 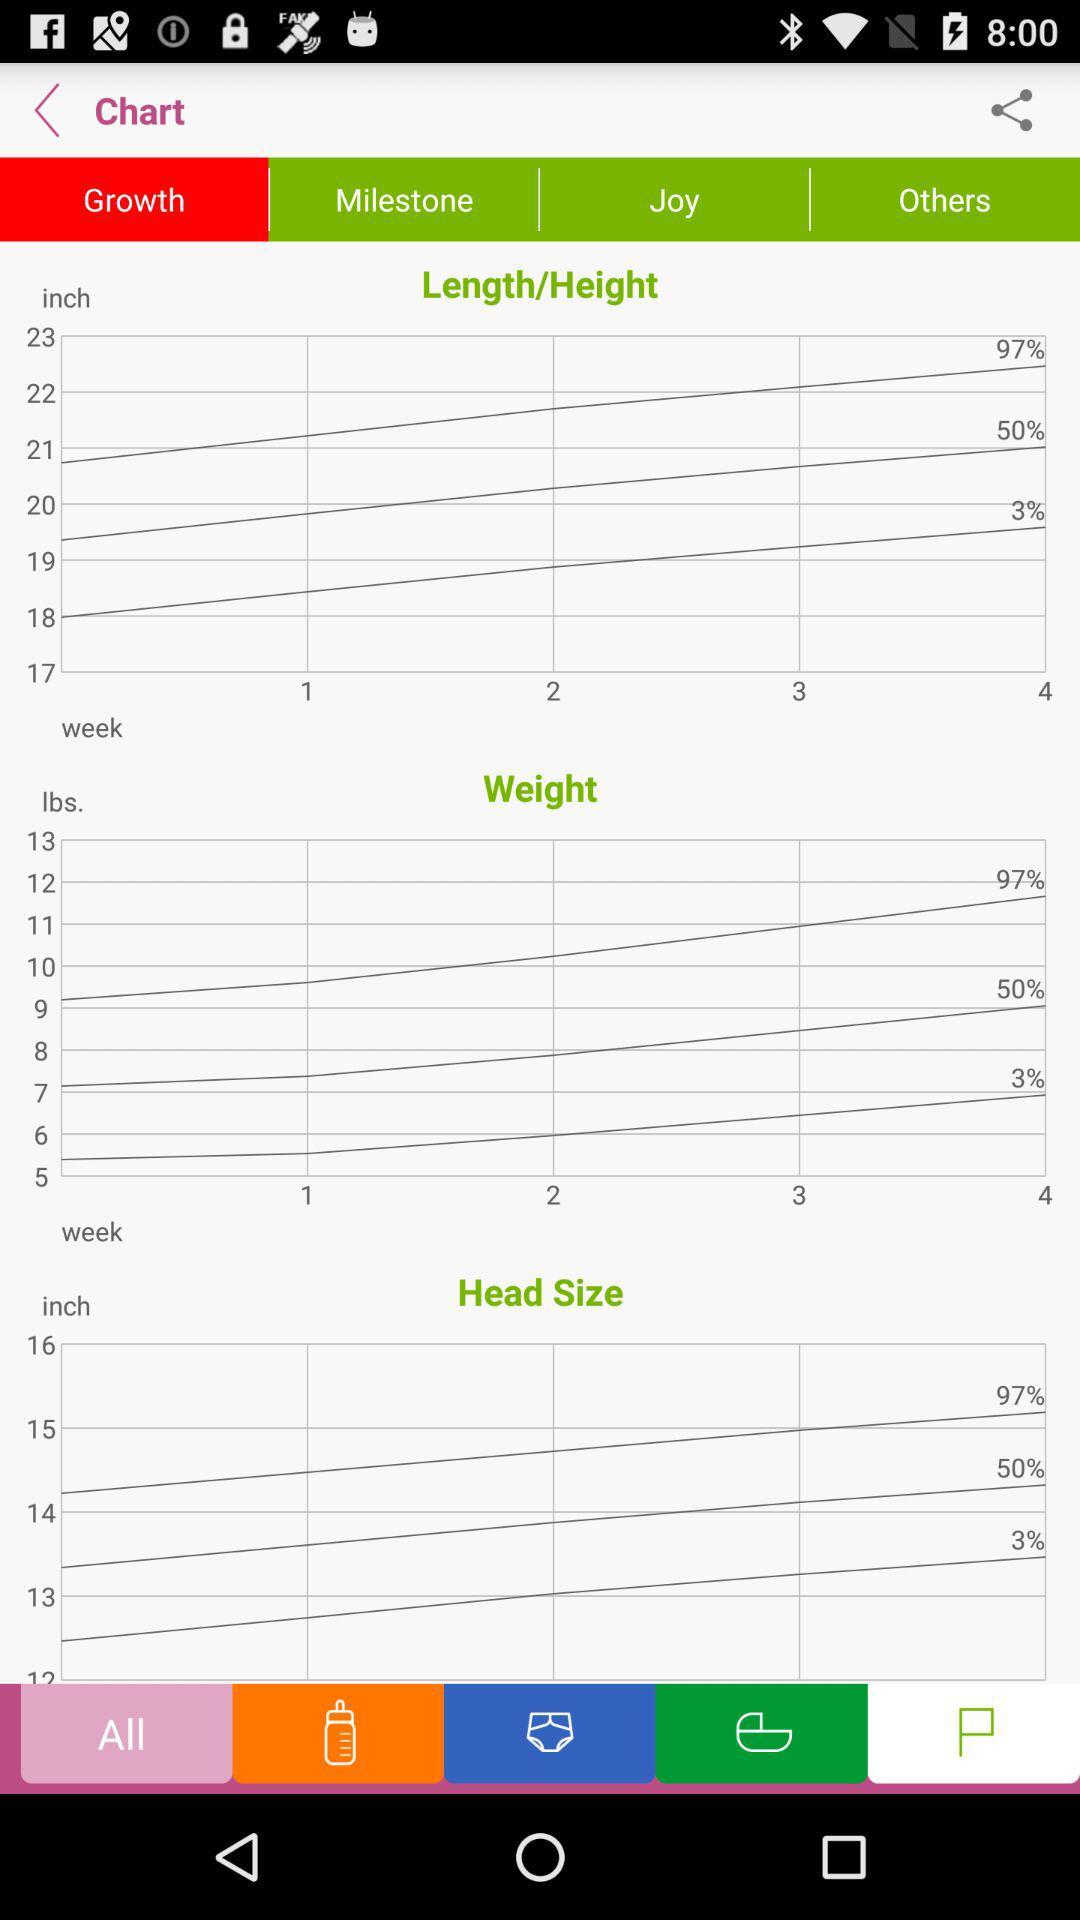 I want to click on the image at right adjacent side of baby bottle, so click(x=550, y=1737).